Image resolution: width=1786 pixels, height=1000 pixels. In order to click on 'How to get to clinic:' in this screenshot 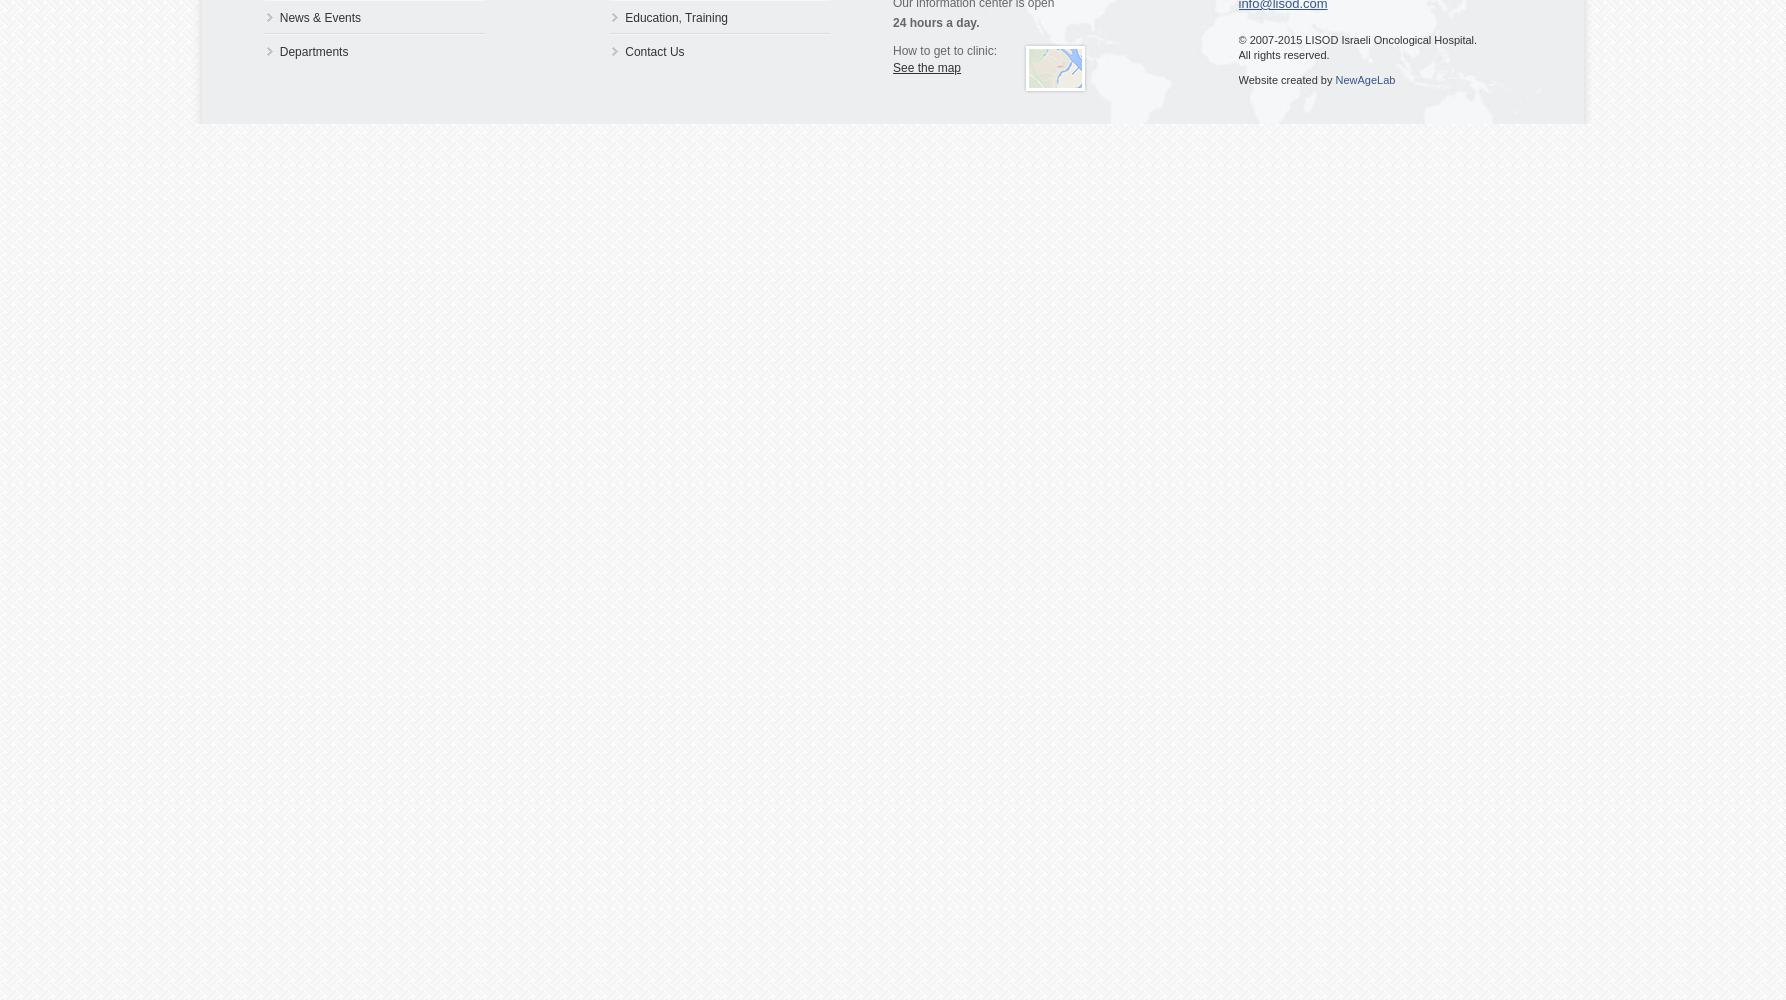, I will do `click(944, 51)`.